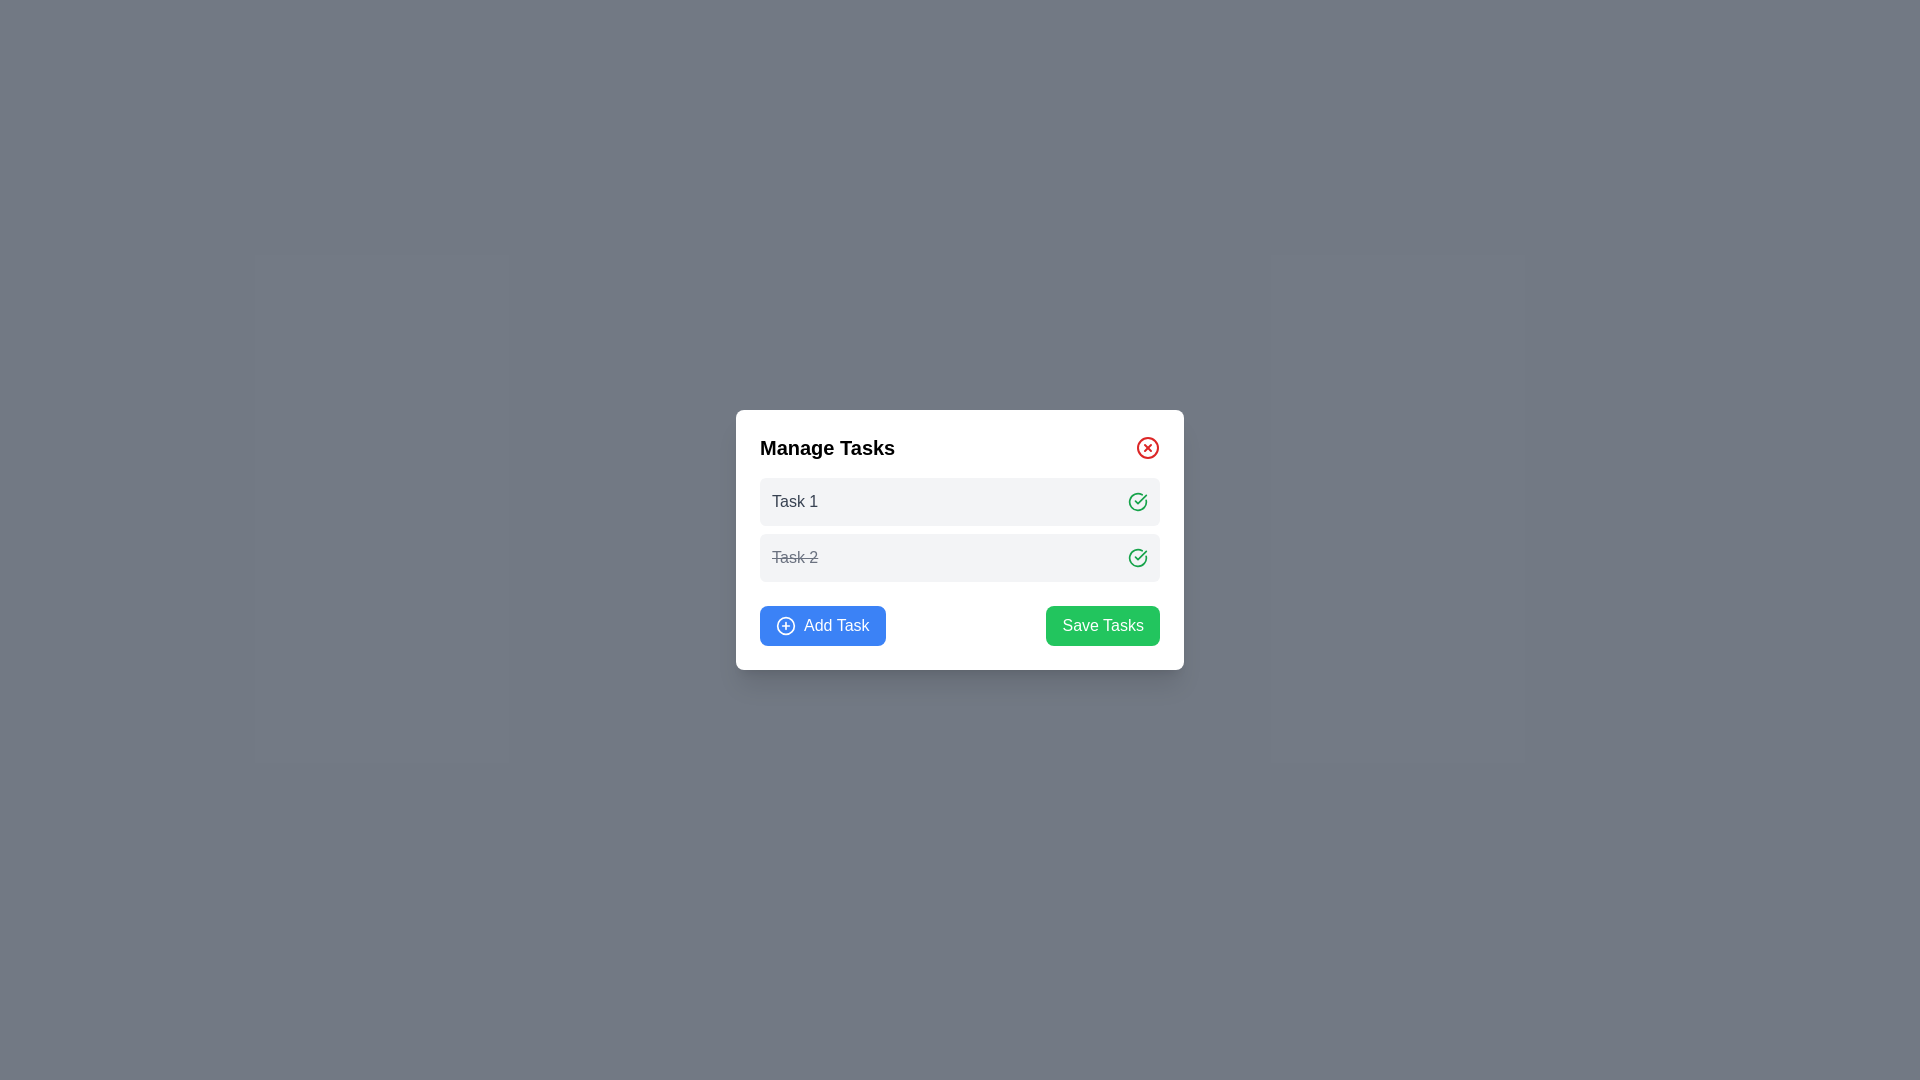 The image size is (1920, 1080). I want to click on the text element representing 'Task 2', which is styled with a line-through decoration and gray color, indicating it as completed, so click(794, 558).